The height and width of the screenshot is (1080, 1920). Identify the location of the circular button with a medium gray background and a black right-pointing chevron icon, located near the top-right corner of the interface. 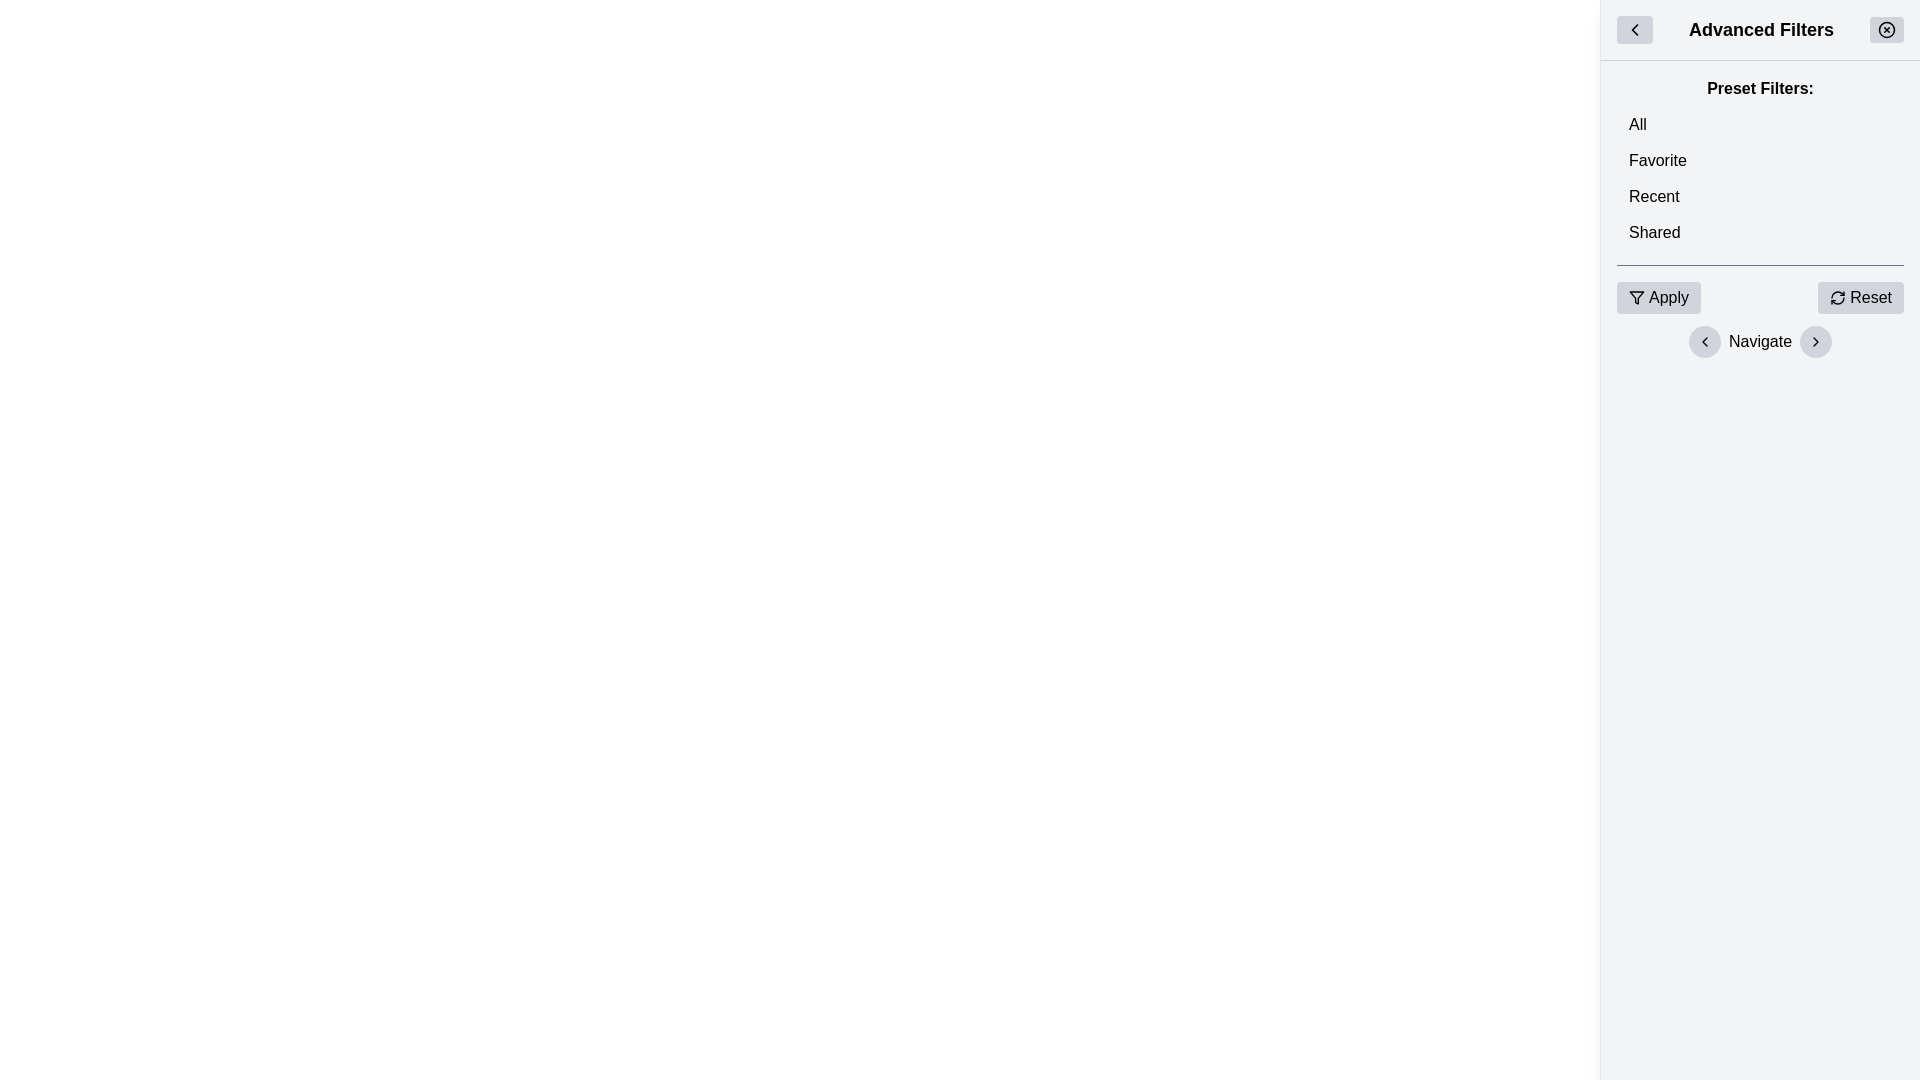
(1816, 341).